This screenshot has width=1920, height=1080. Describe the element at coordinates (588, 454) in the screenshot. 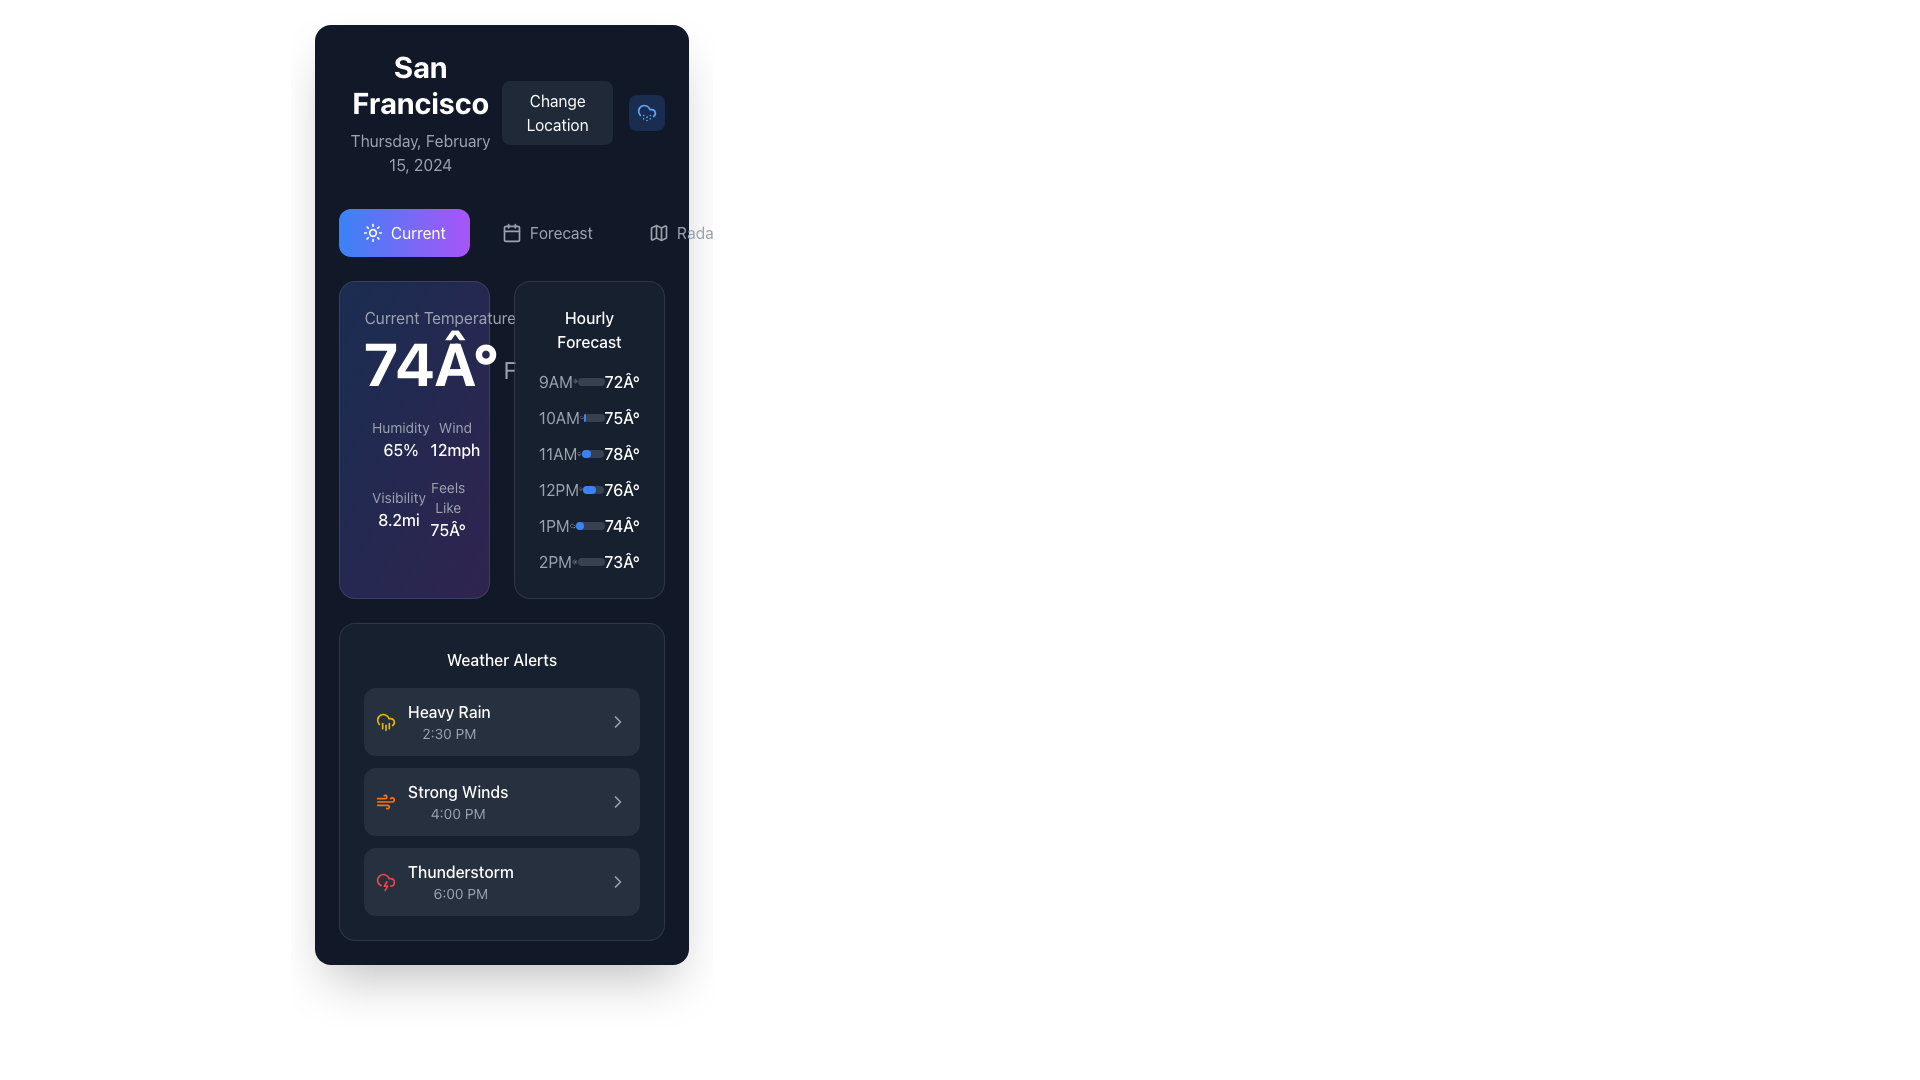

I see `the third entry in the 'Hourly Forecast' list that displays the weather details for 11:00 AM, including time, temperature, and precipitation indication` at that location.